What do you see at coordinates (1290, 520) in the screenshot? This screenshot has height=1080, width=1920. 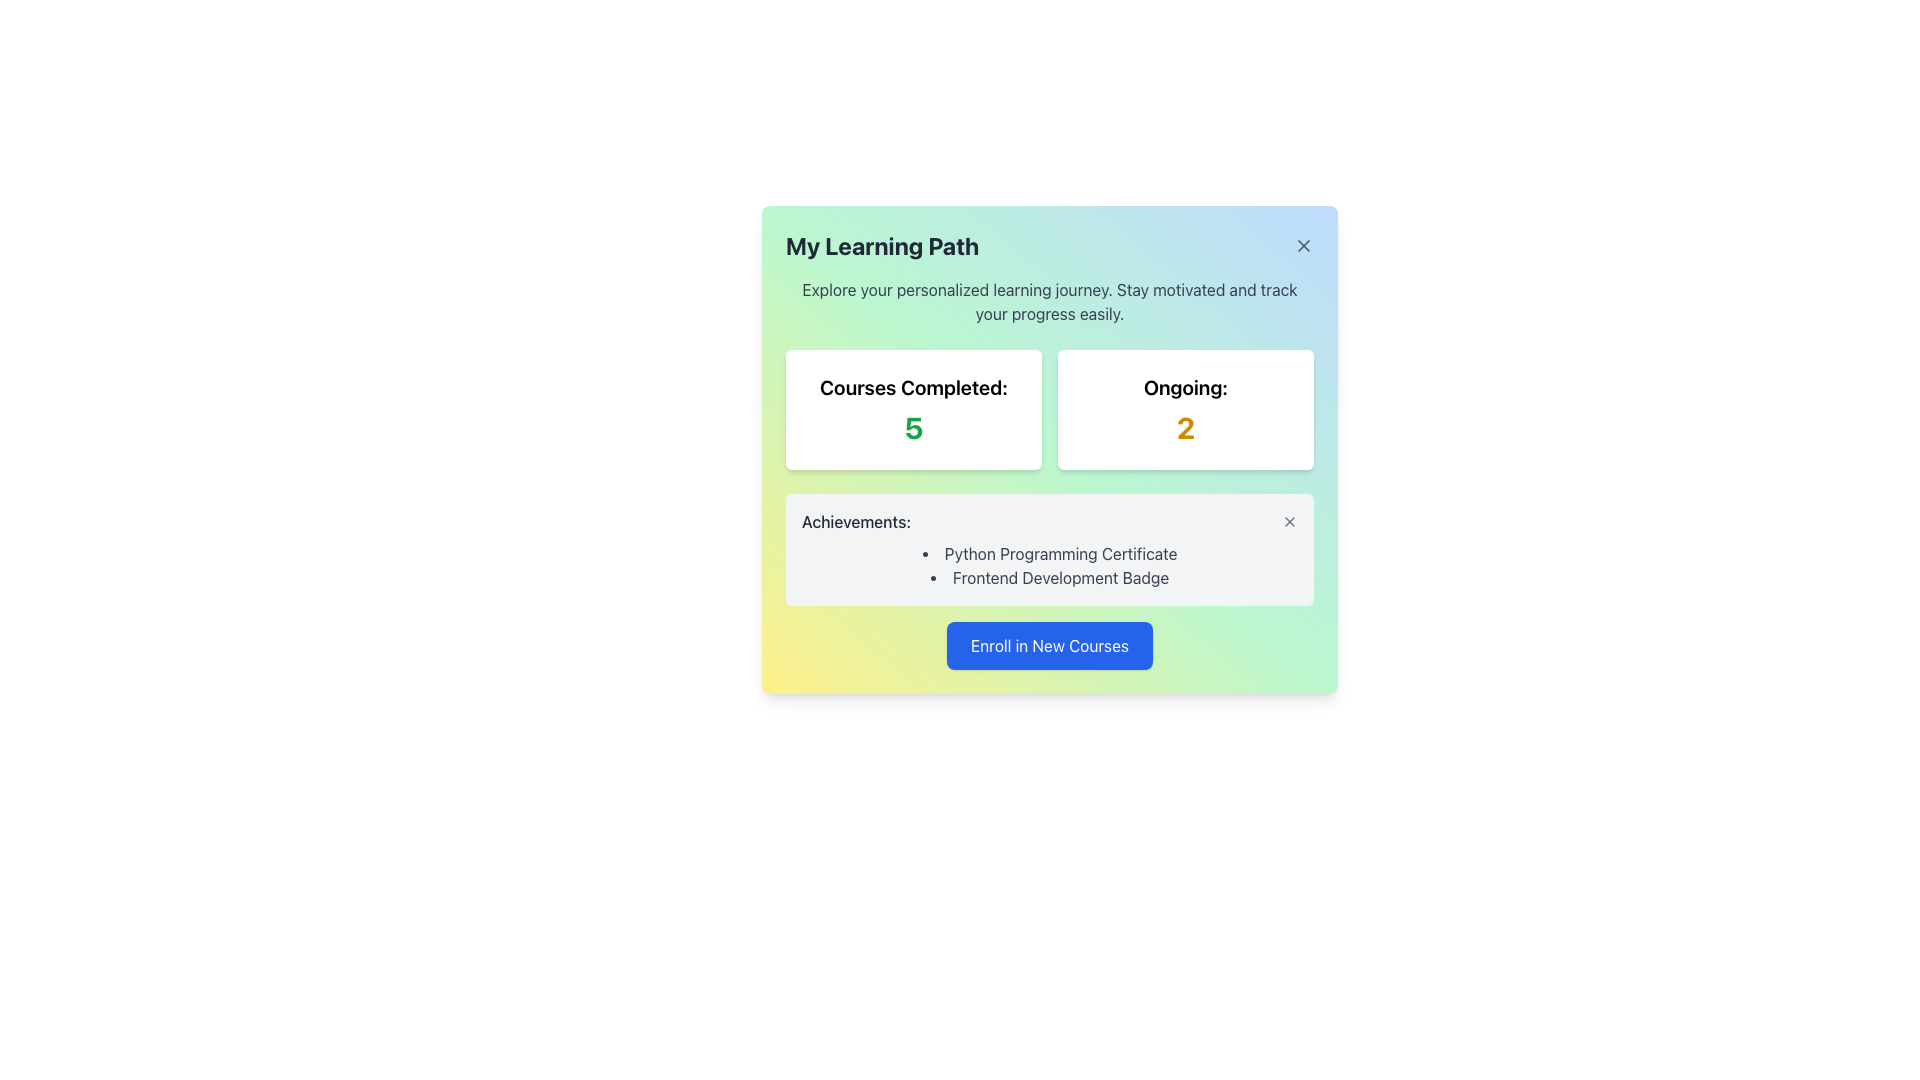 I see `the close icon button located in the upper-right corner of the 'Achievements' section, which resembles a stylized 'X' shape` at bounding box center [1290, 520].